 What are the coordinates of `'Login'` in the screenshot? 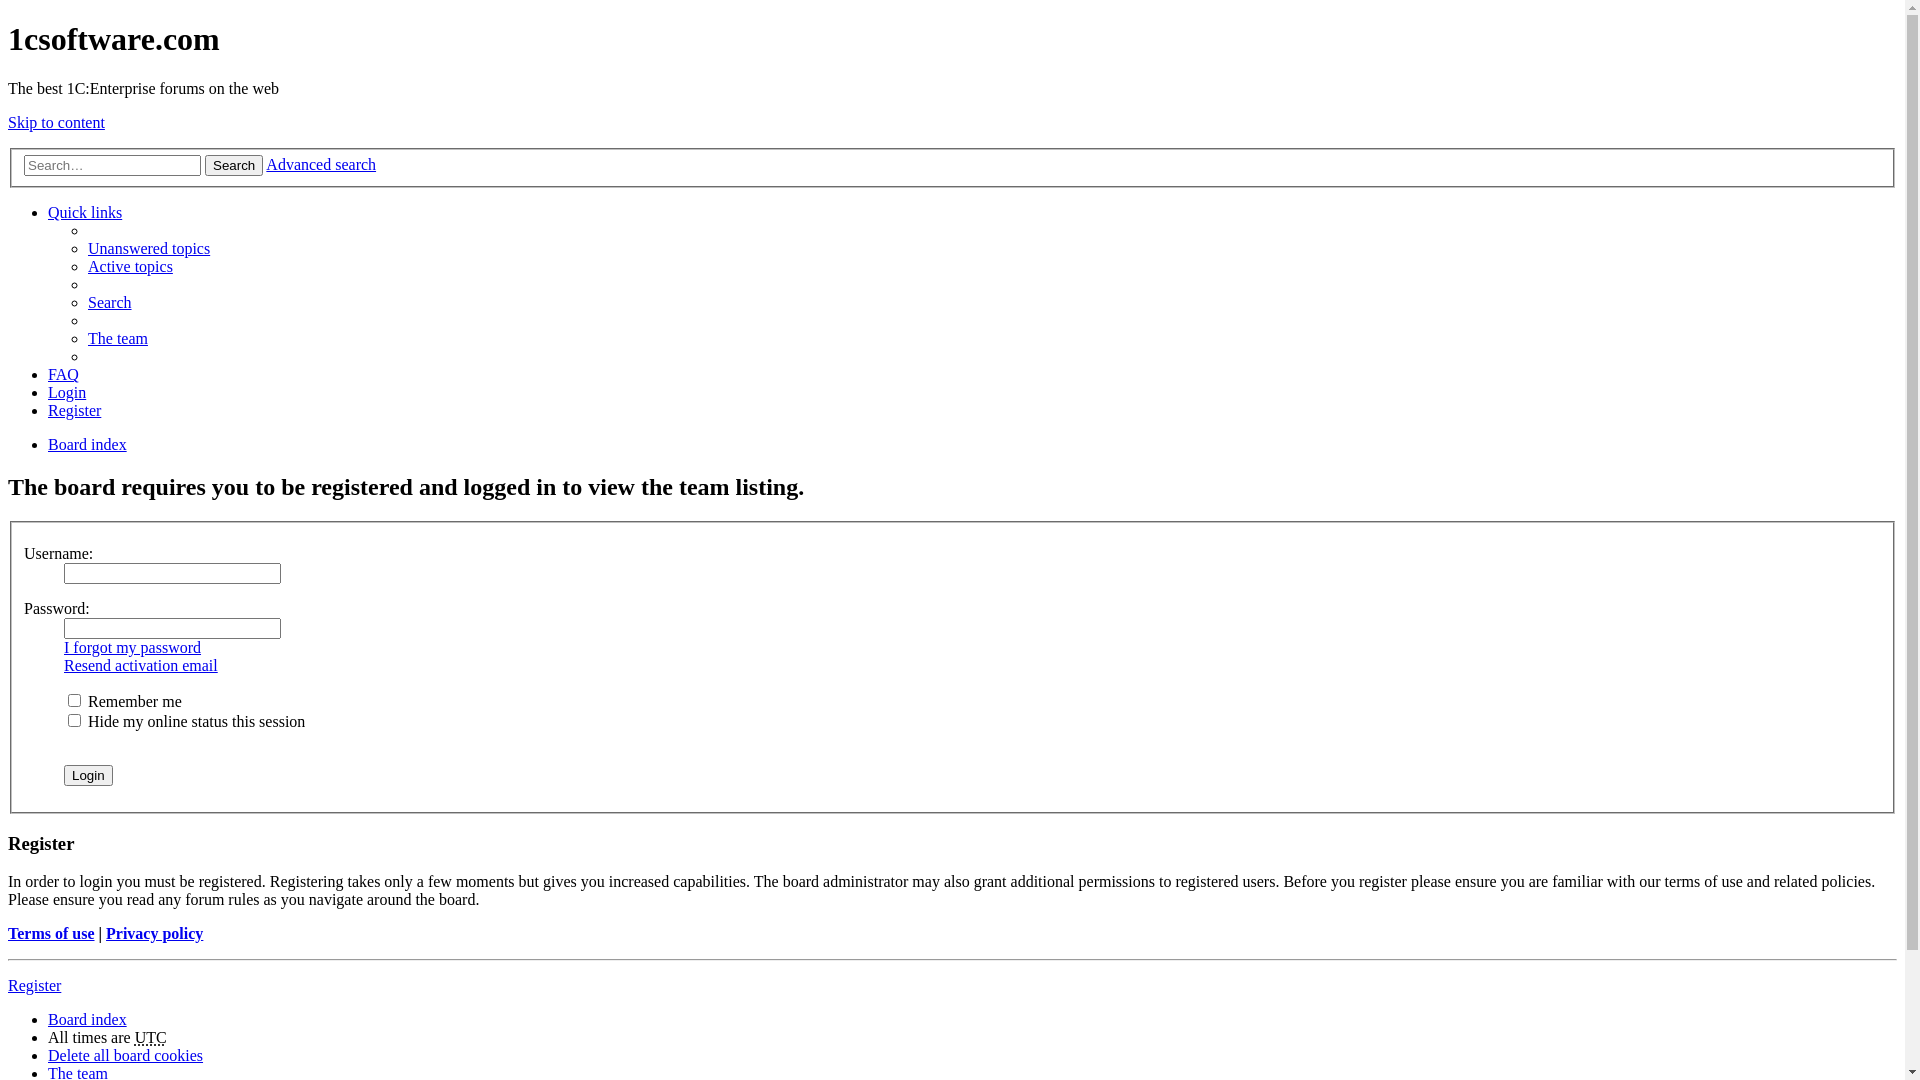 It's located at (67, 392).